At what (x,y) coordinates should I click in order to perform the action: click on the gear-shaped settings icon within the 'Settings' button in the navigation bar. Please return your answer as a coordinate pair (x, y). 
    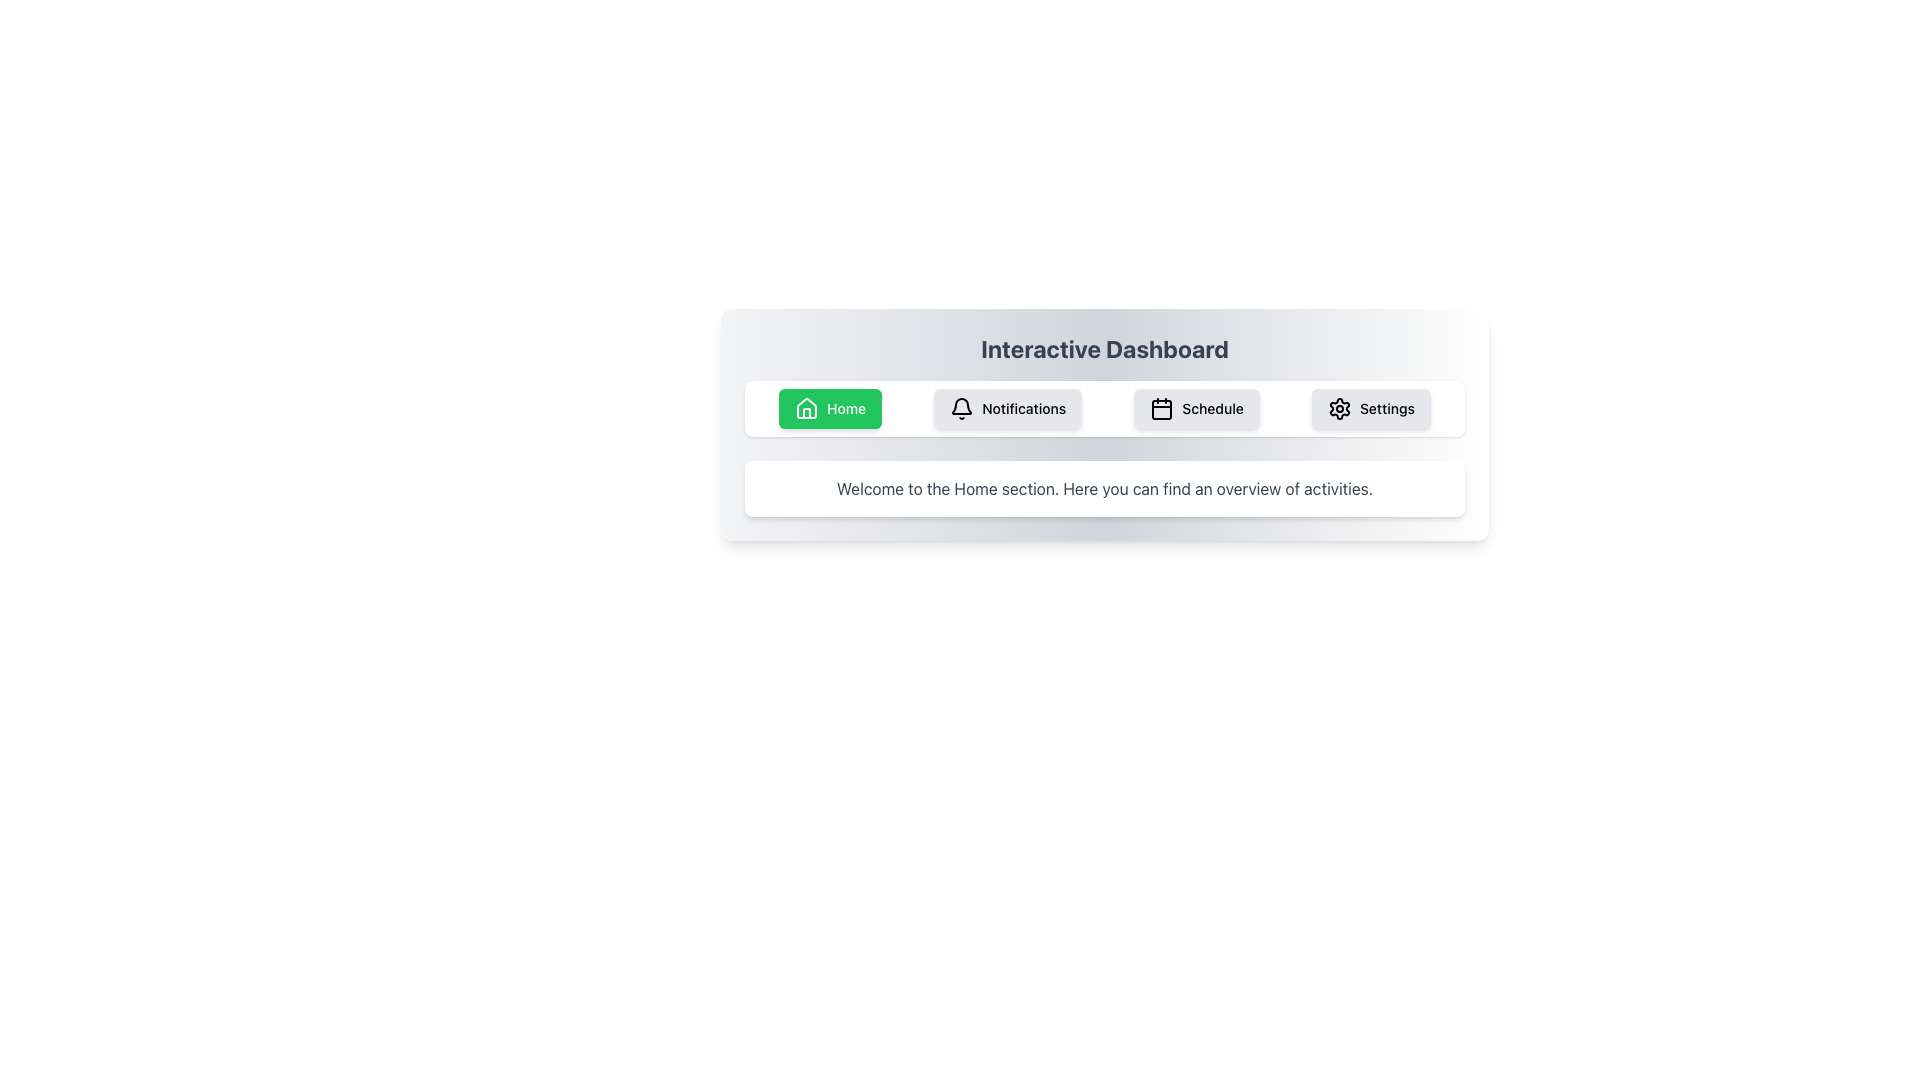
    Looking at the image, I should click on (1339, 407).